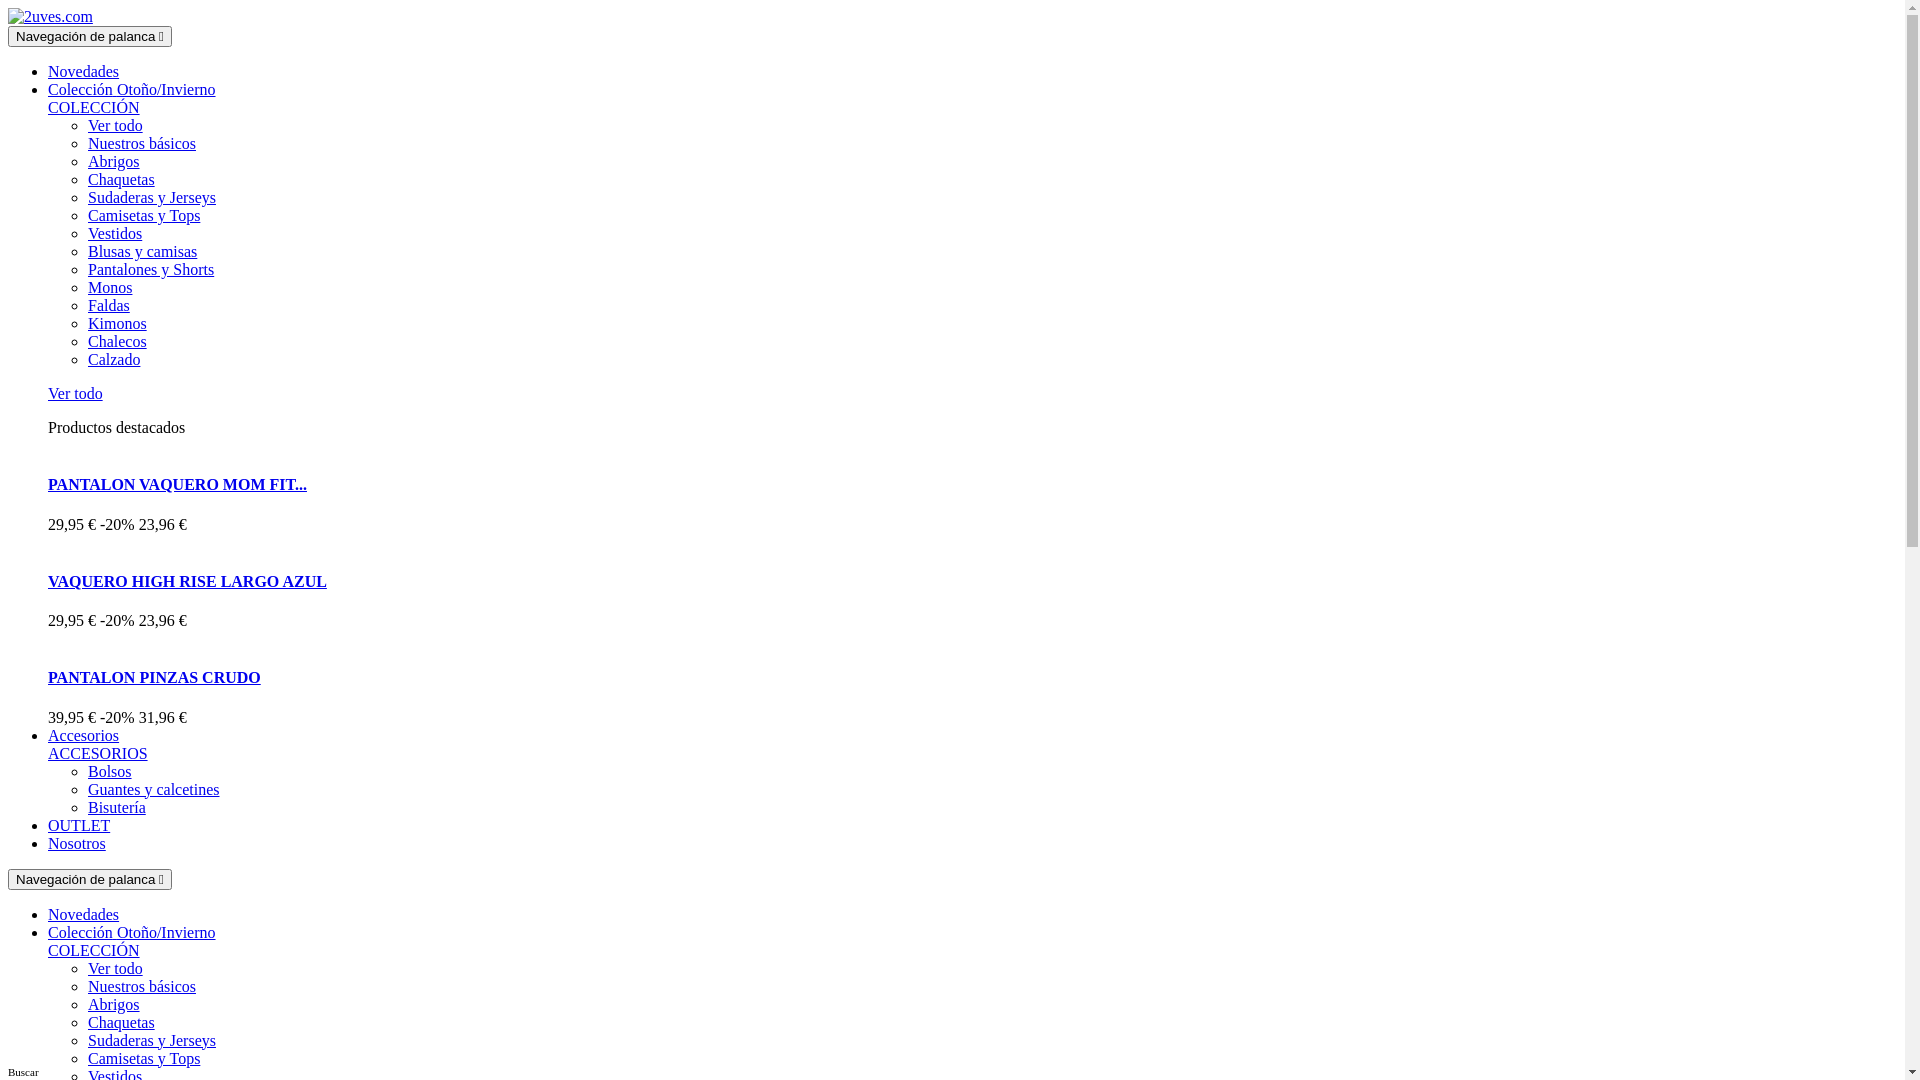  Describe the element at coordinates (116, 322) in the screenshot. I see `'Kimonos'` at that location.